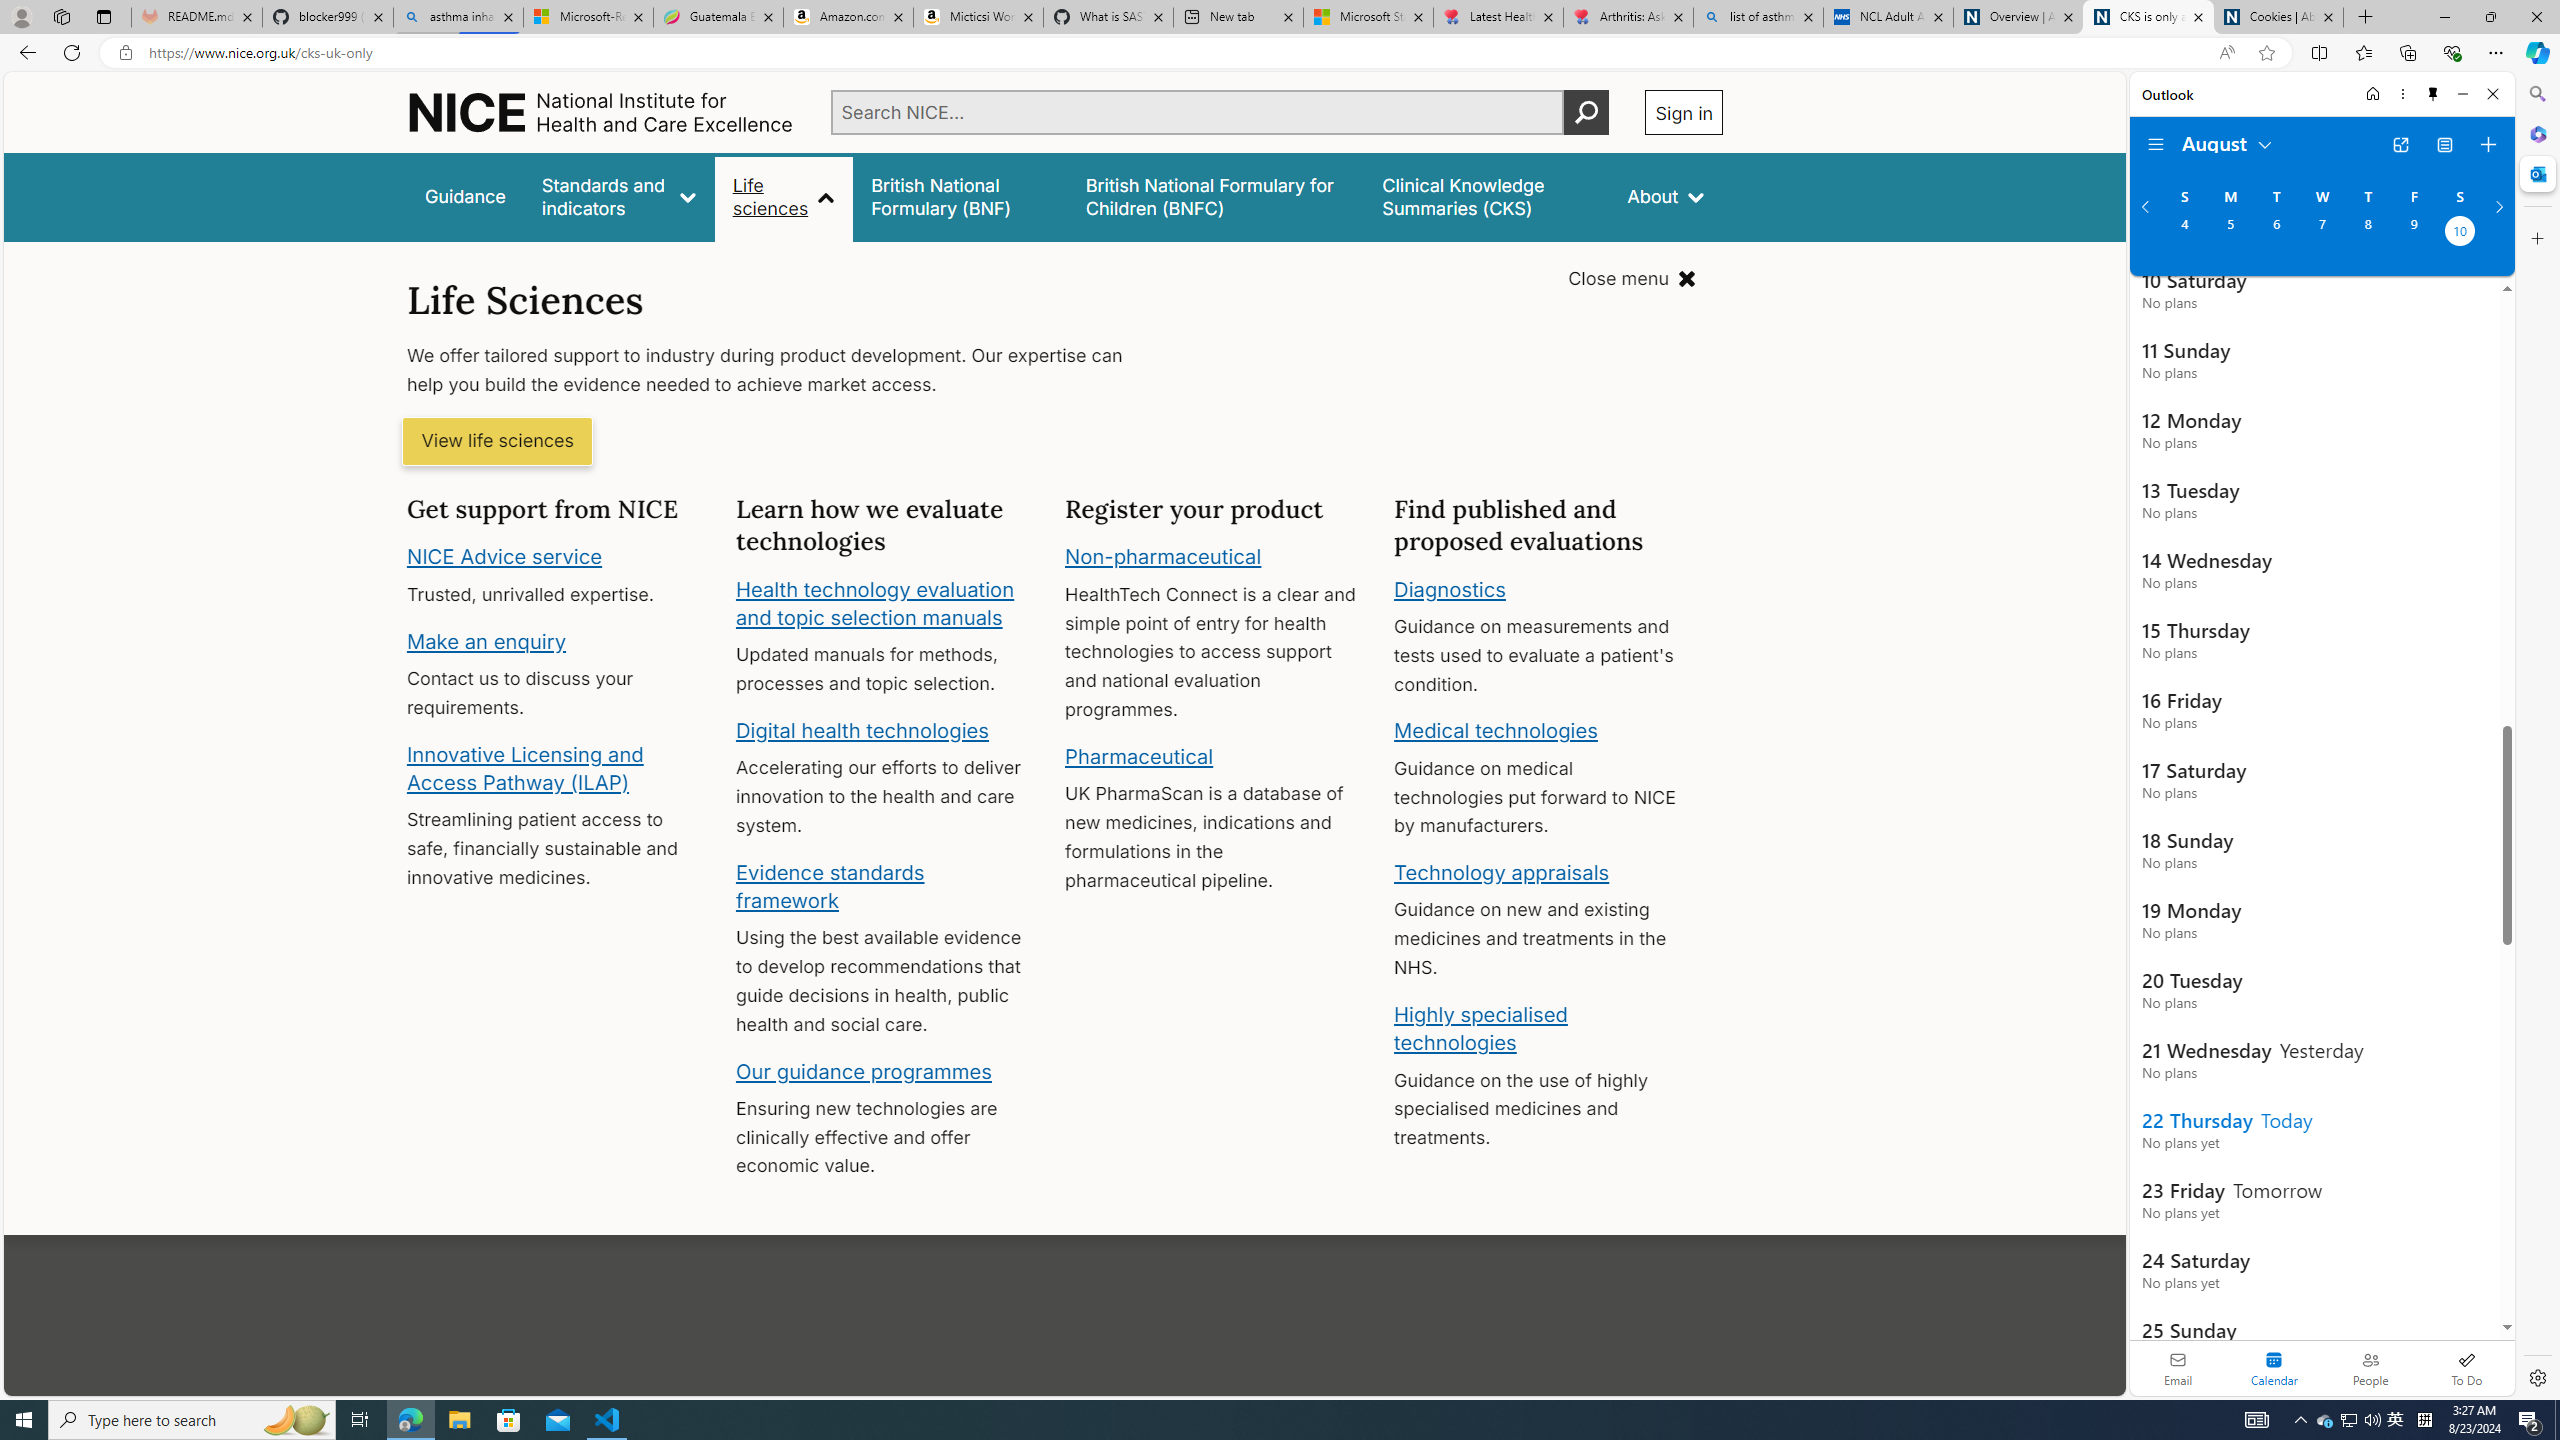 The width and height of the screenshot is (2560, 1440). Describe the element at coordinates (525, 767) in the screenshot. I see `'Innovative Licensing and Access Pathway (ILAP)'` at that location.